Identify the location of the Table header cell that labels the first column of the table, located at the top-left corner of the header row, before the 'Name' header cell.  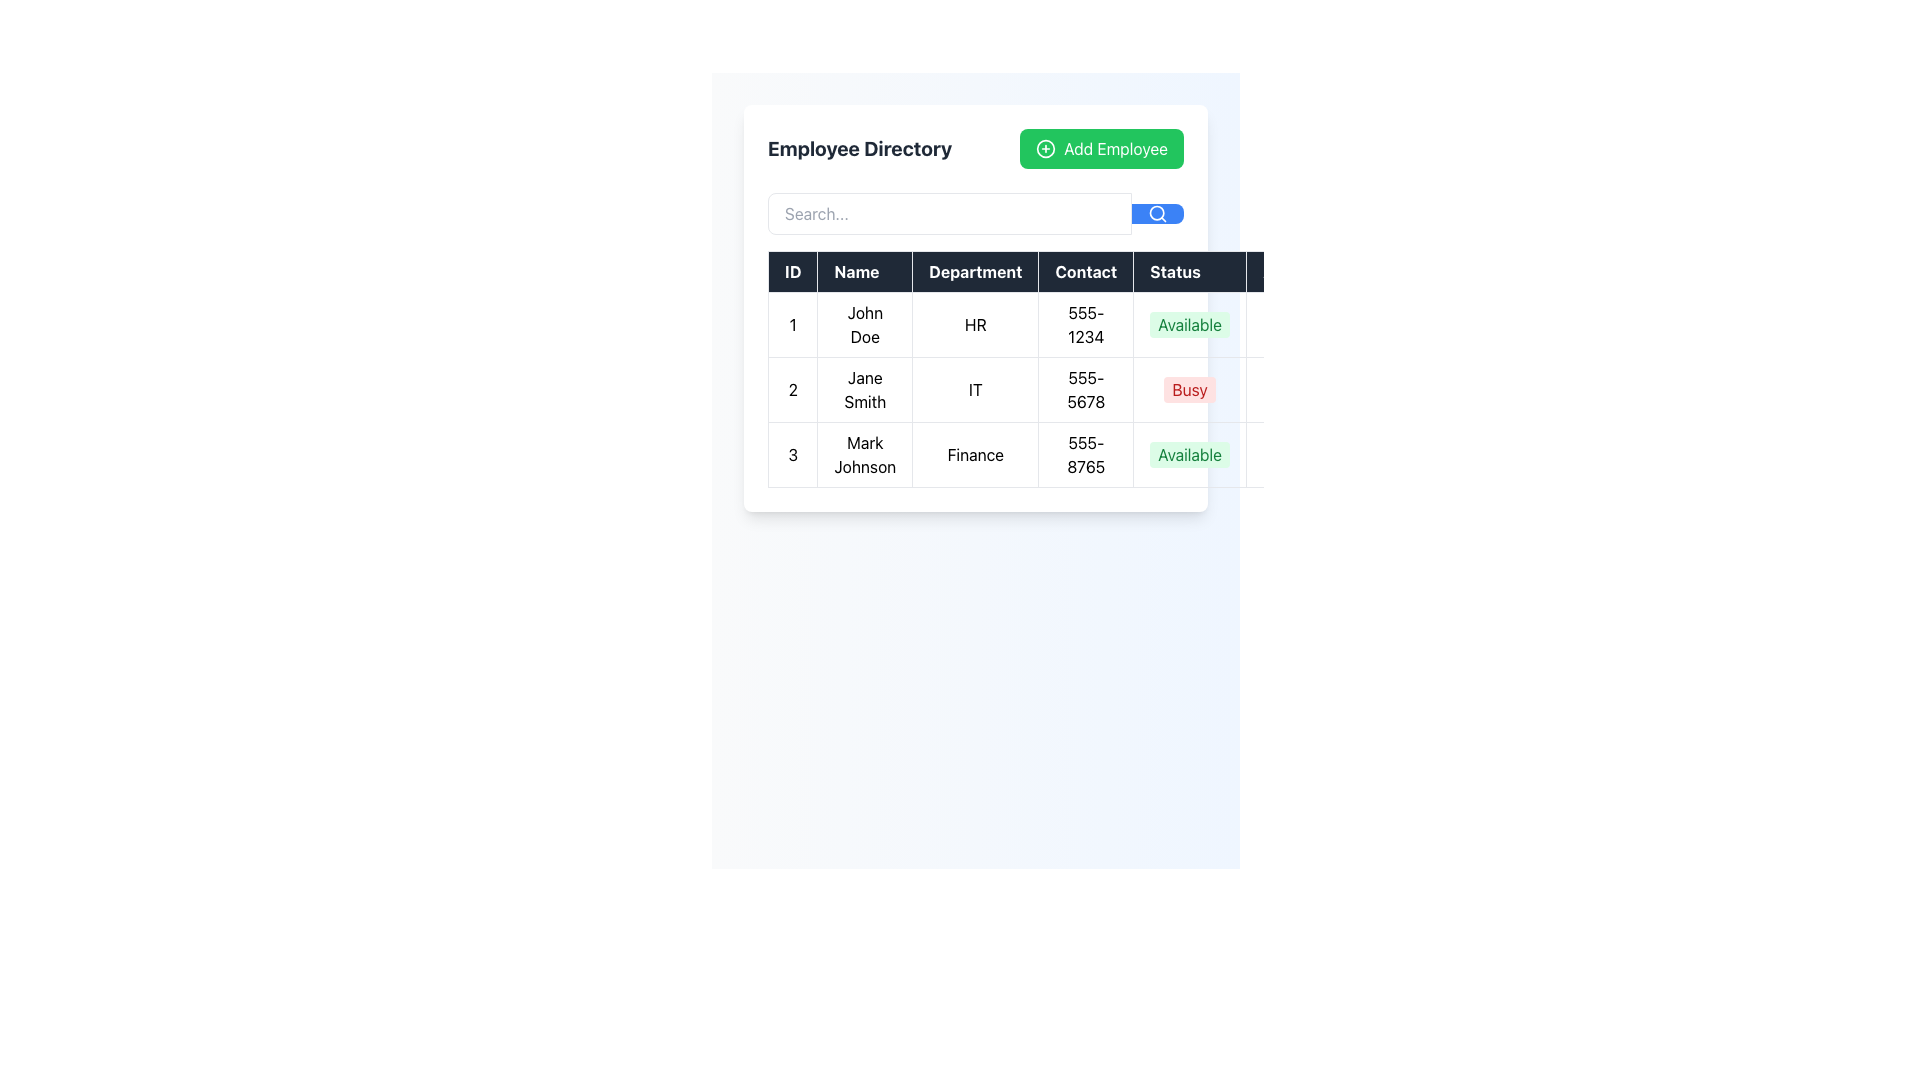
(792, 272).